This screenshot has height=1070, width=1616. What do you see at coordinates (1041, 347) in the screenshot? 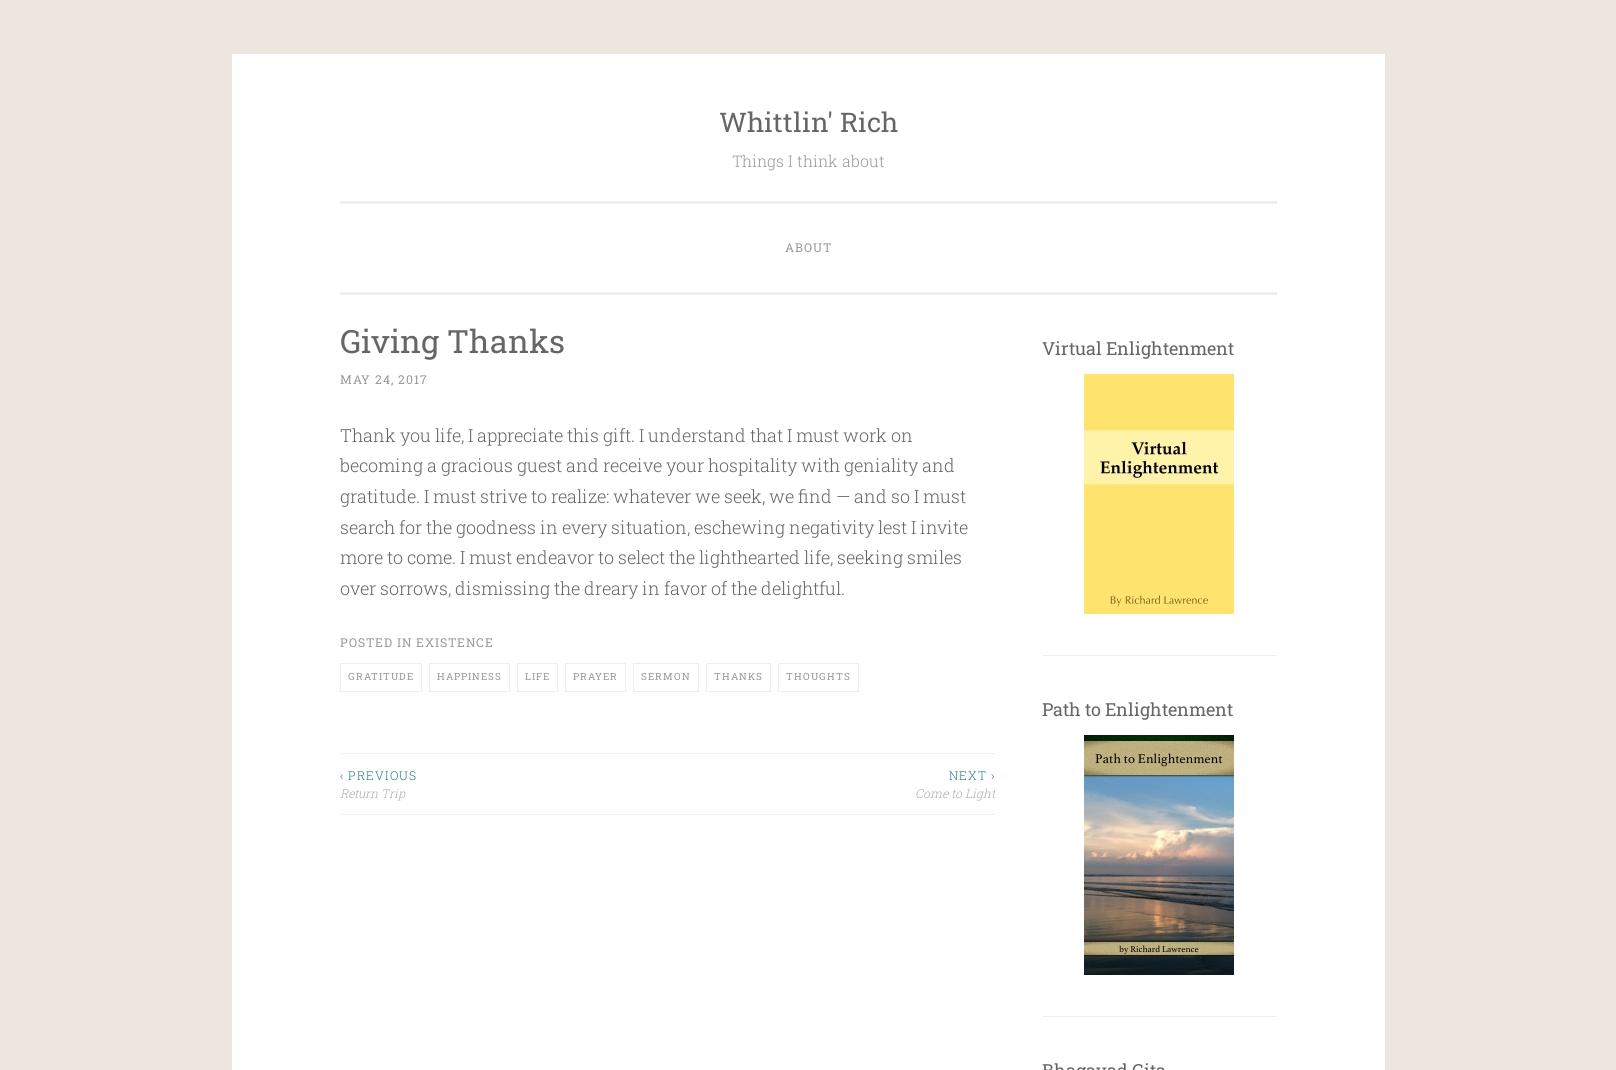
I see `'Virtual Enlightenment'` at bounding box center [1041, 347].